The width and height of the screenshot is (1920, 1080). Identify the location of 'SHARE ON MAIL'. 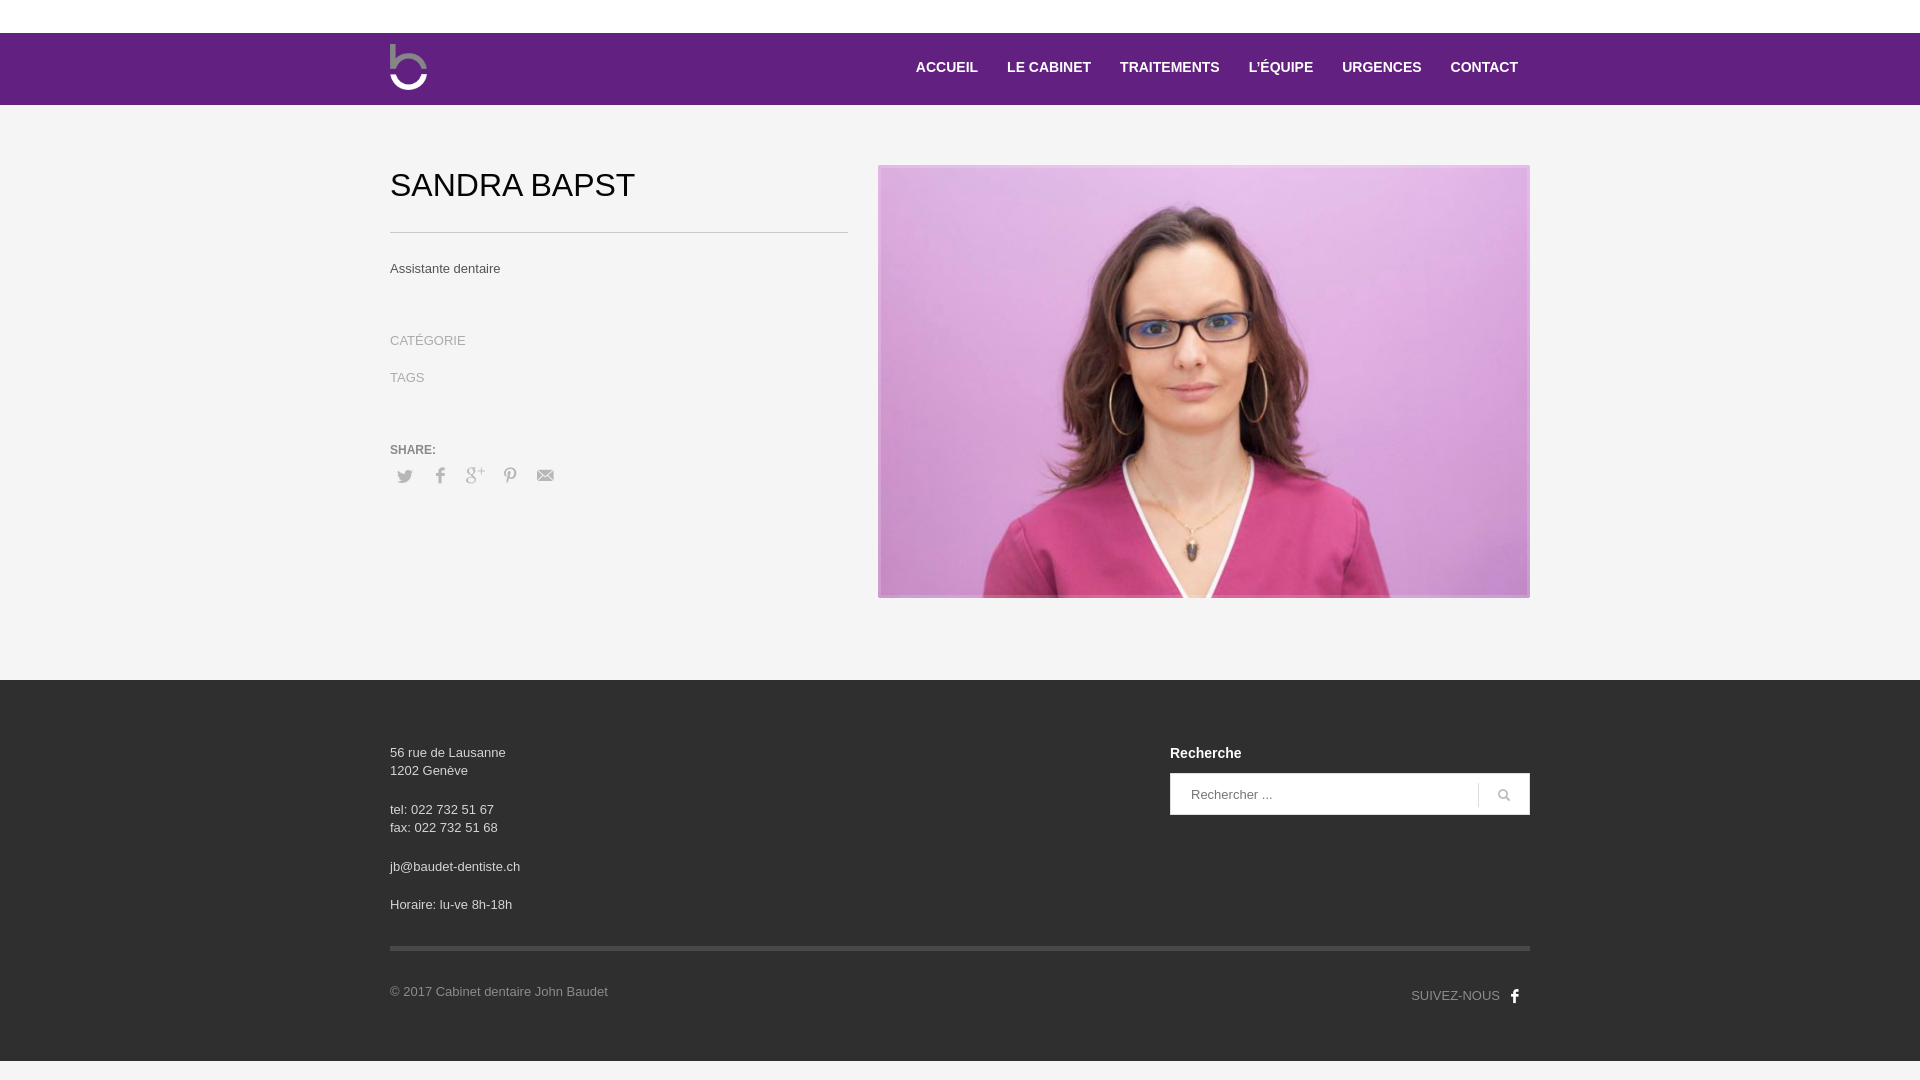
(529, 475).